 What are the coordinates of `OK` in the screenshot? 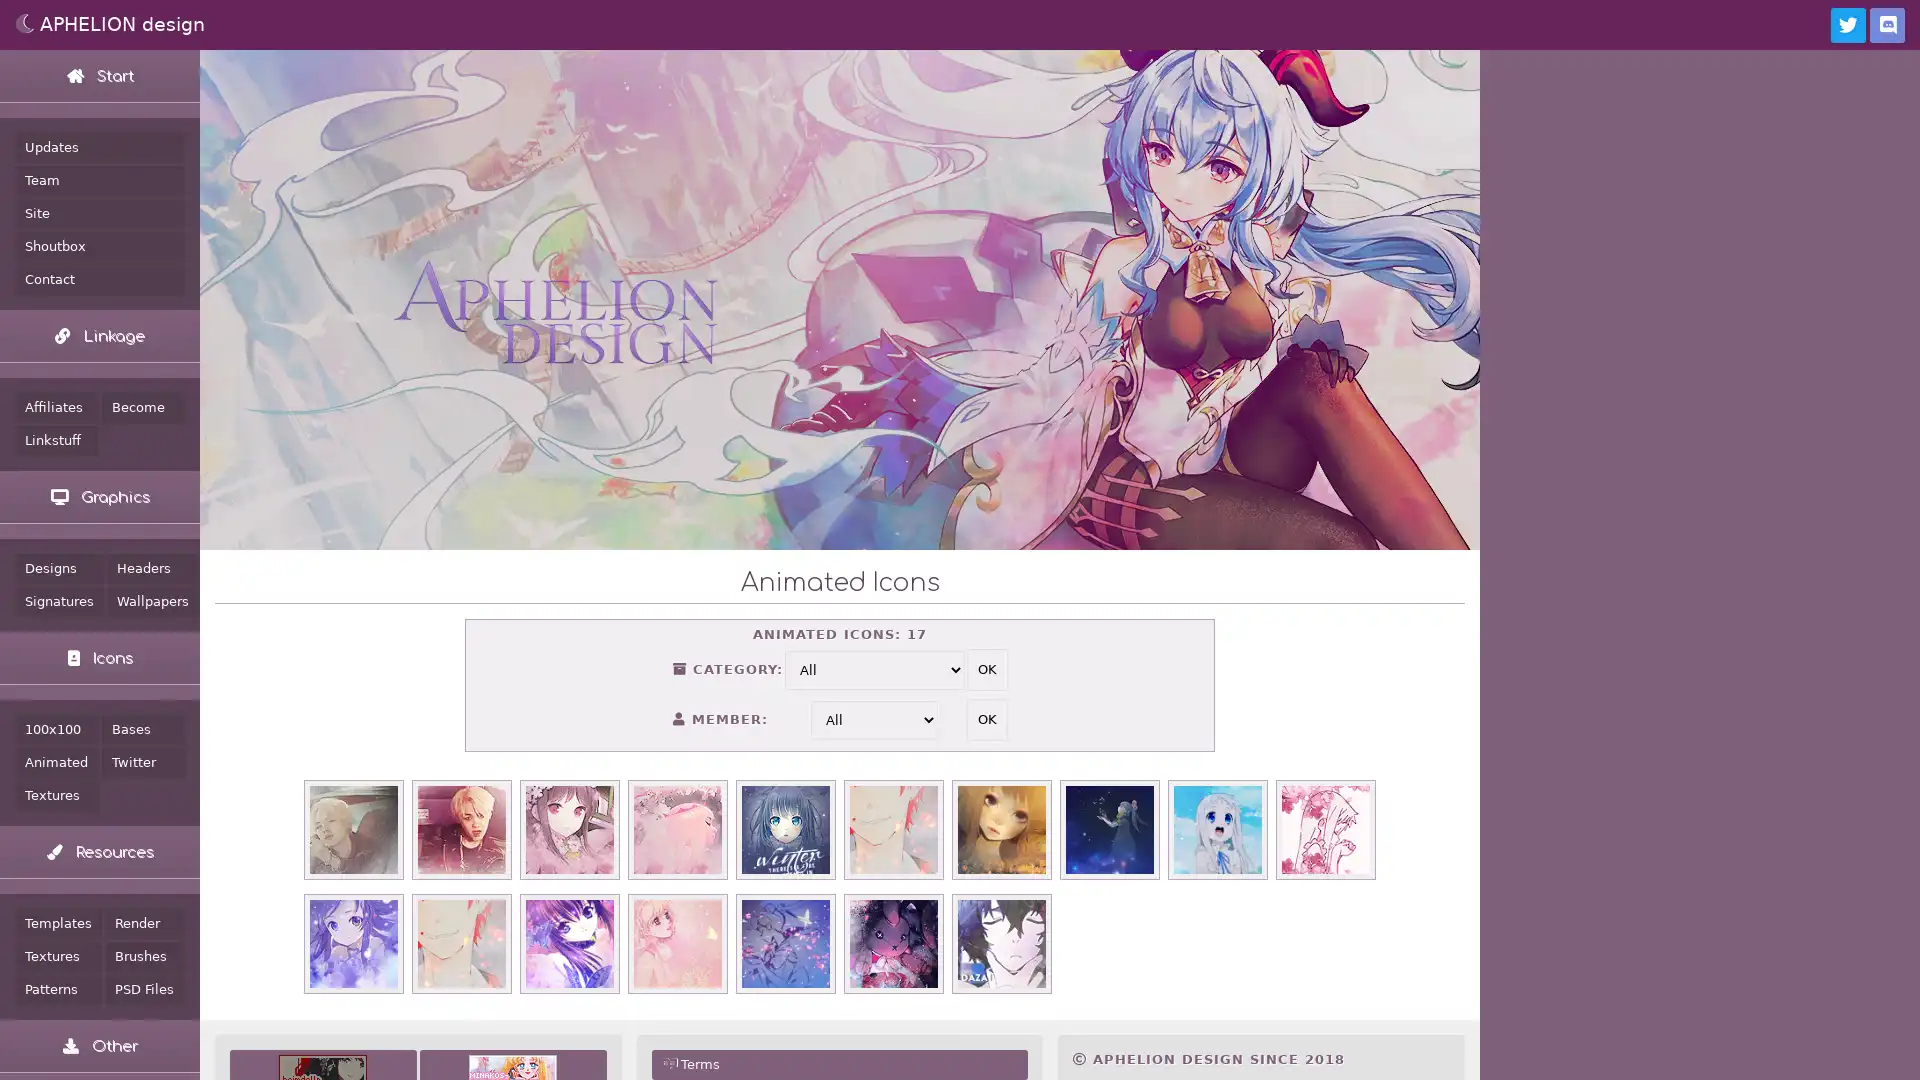 It's located at (986, 670).